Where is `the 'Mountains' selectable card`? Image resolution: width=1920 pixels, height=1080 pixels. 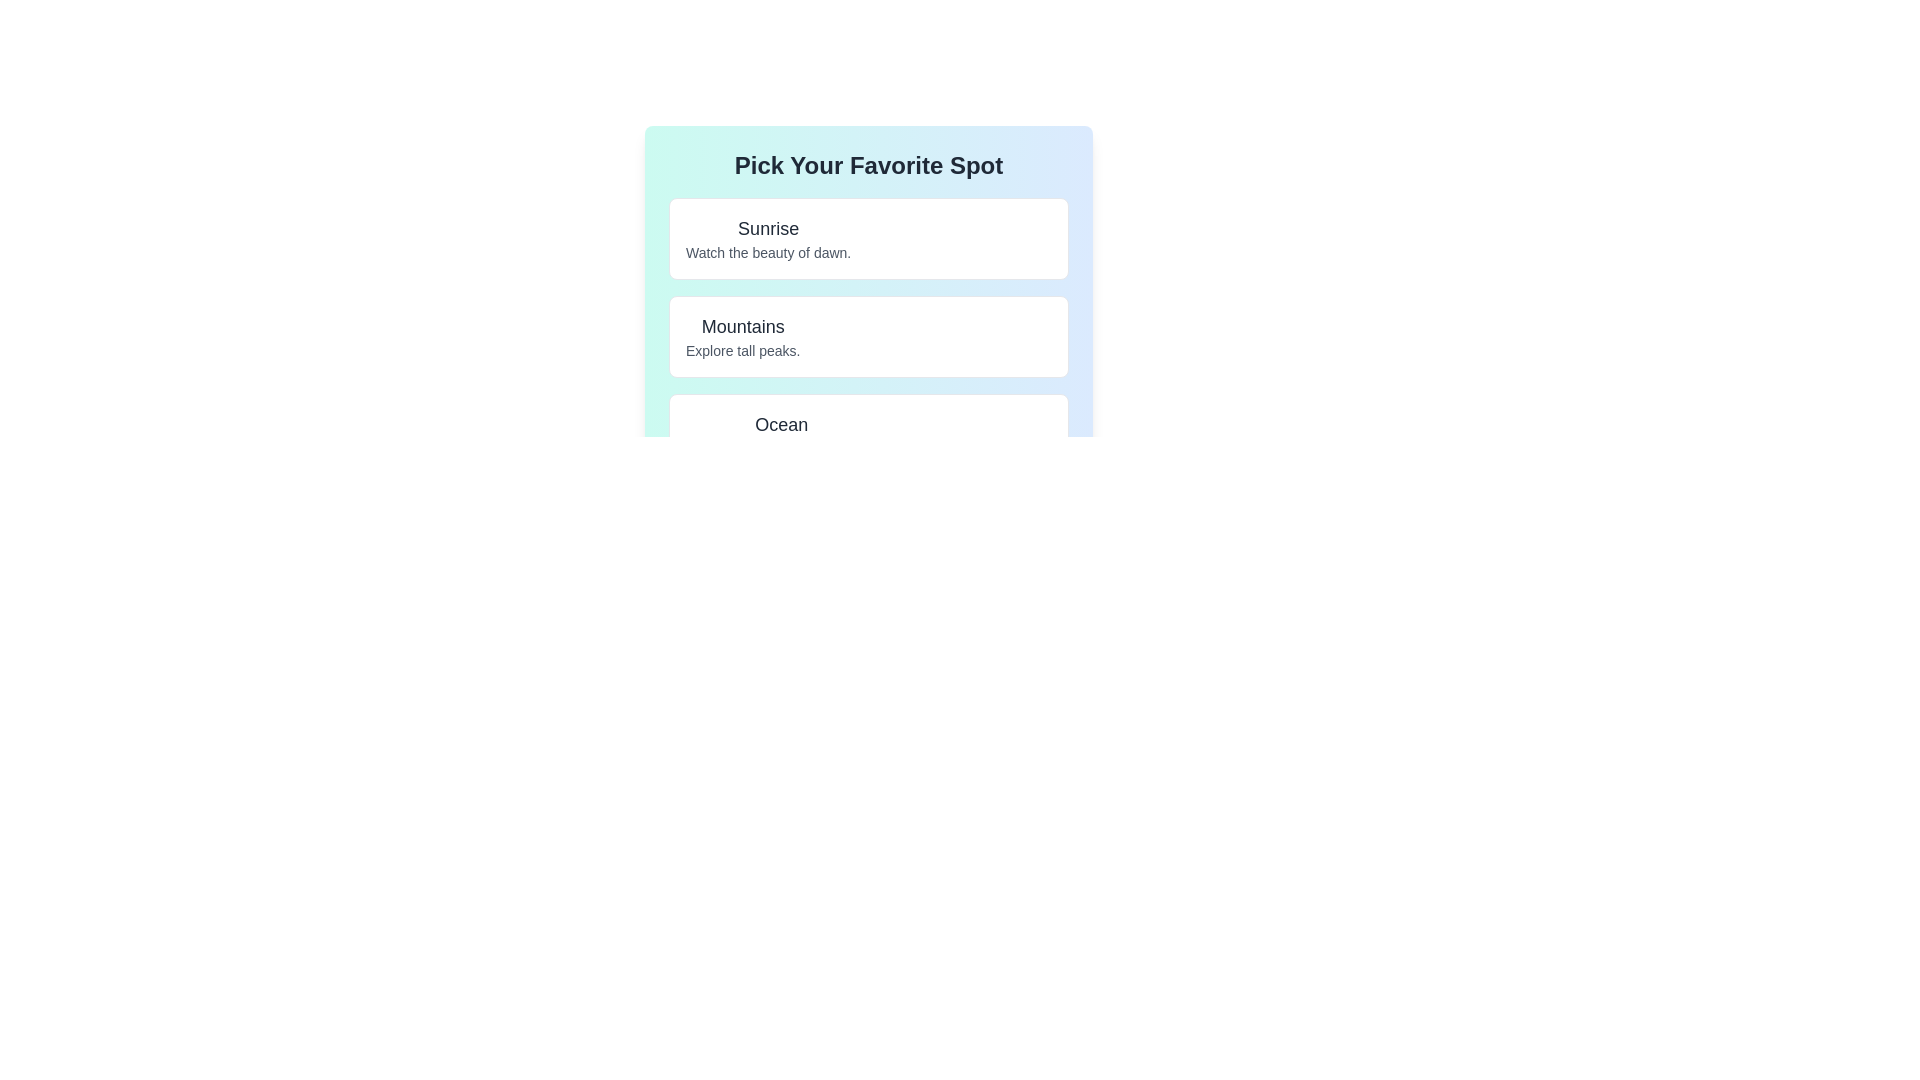 the 'Mountains' selectable card is located at coordinates (868, 335).